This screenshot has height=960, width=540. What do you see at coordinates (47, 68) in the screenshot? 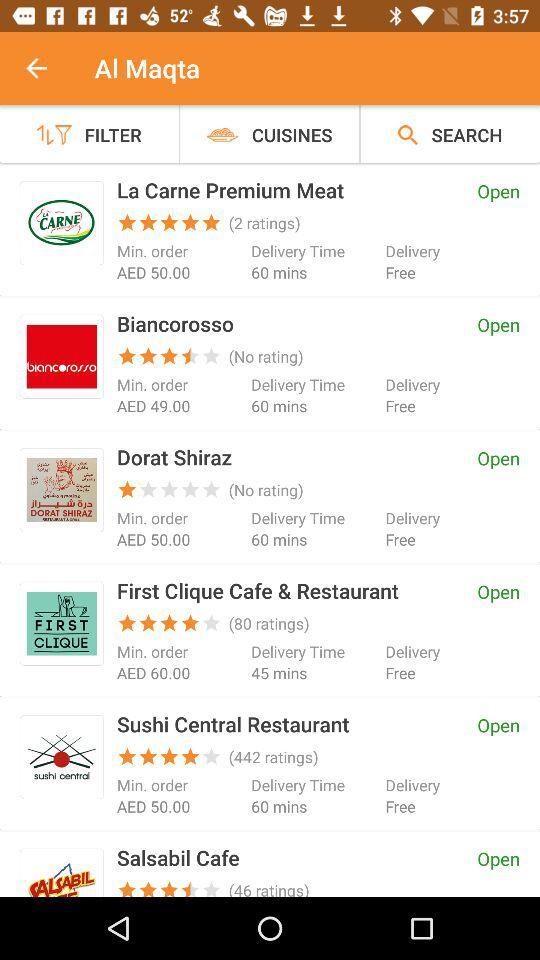
I see `the icon to the left of al maqta icon` at bounding box center [47, 68].